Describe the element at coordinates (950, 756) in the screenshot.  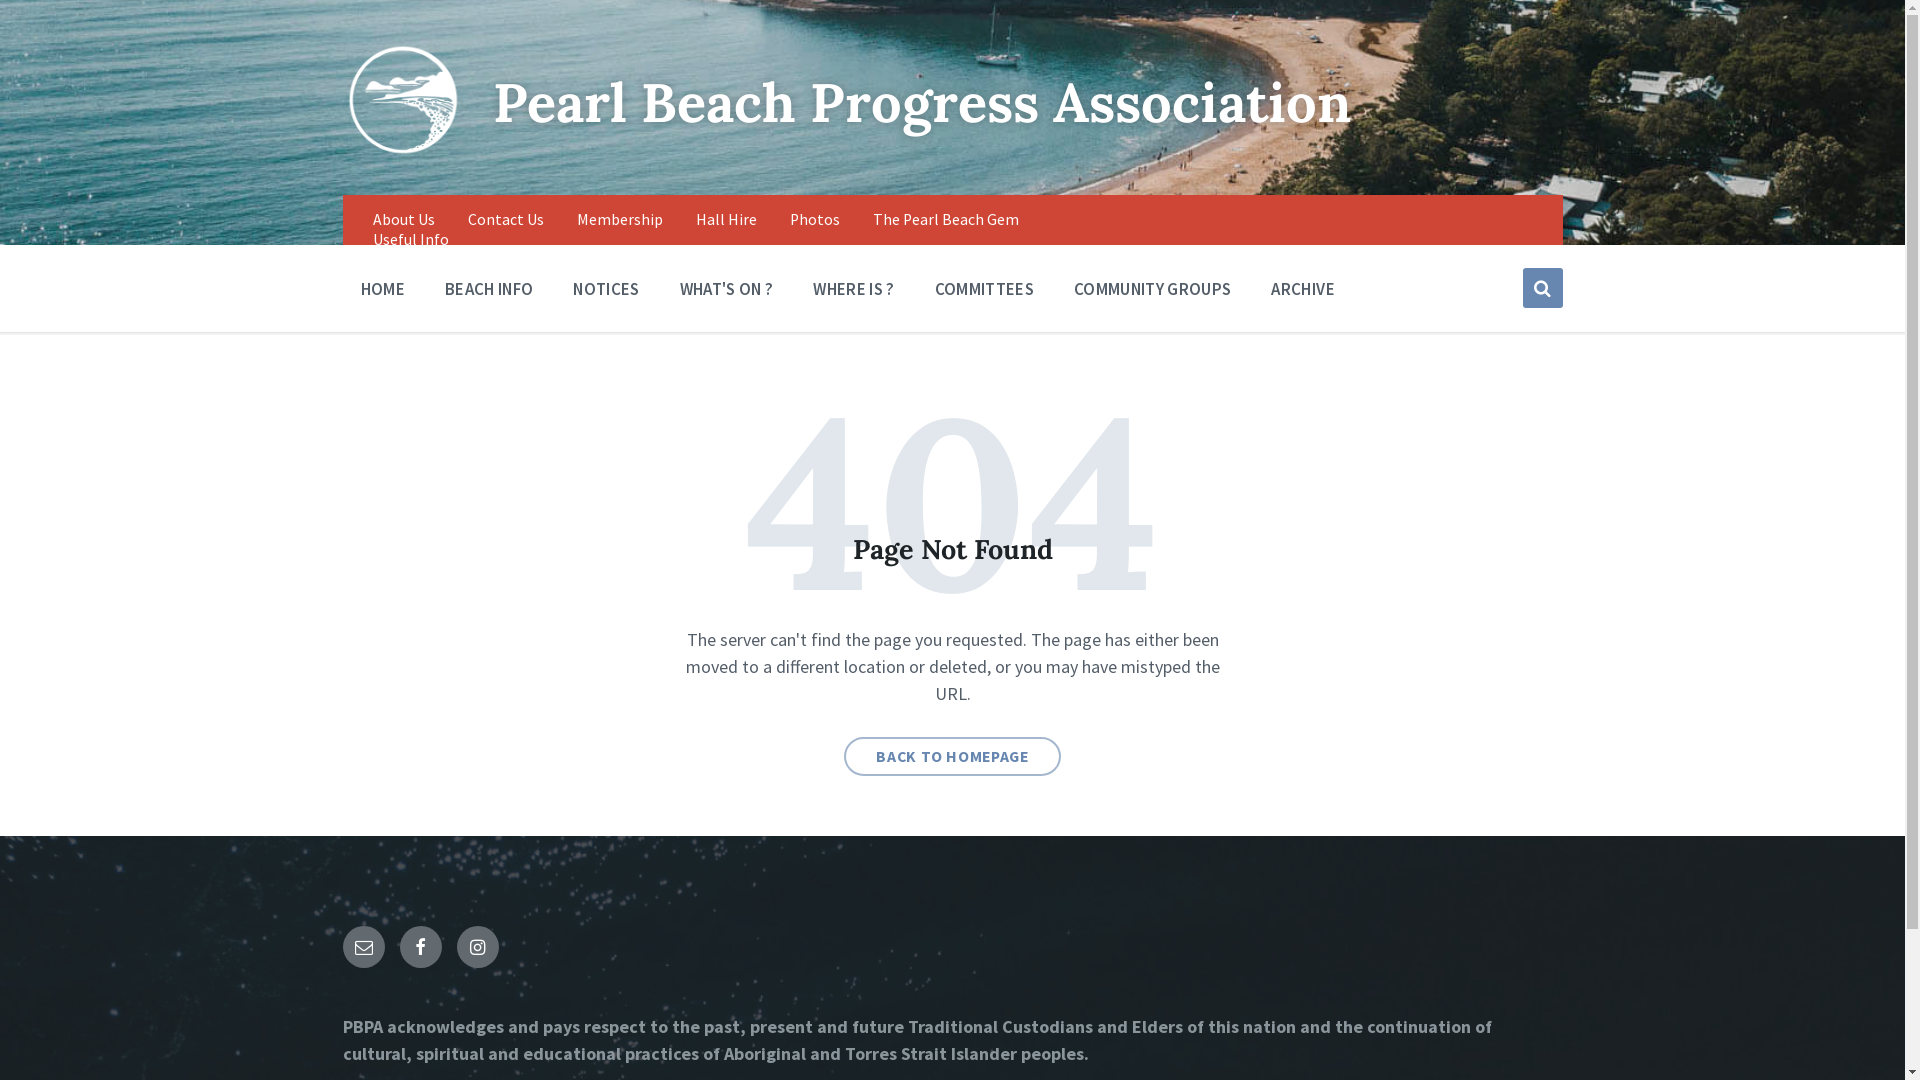
I see `'BACK TO HOMEPAGE'` at that location.